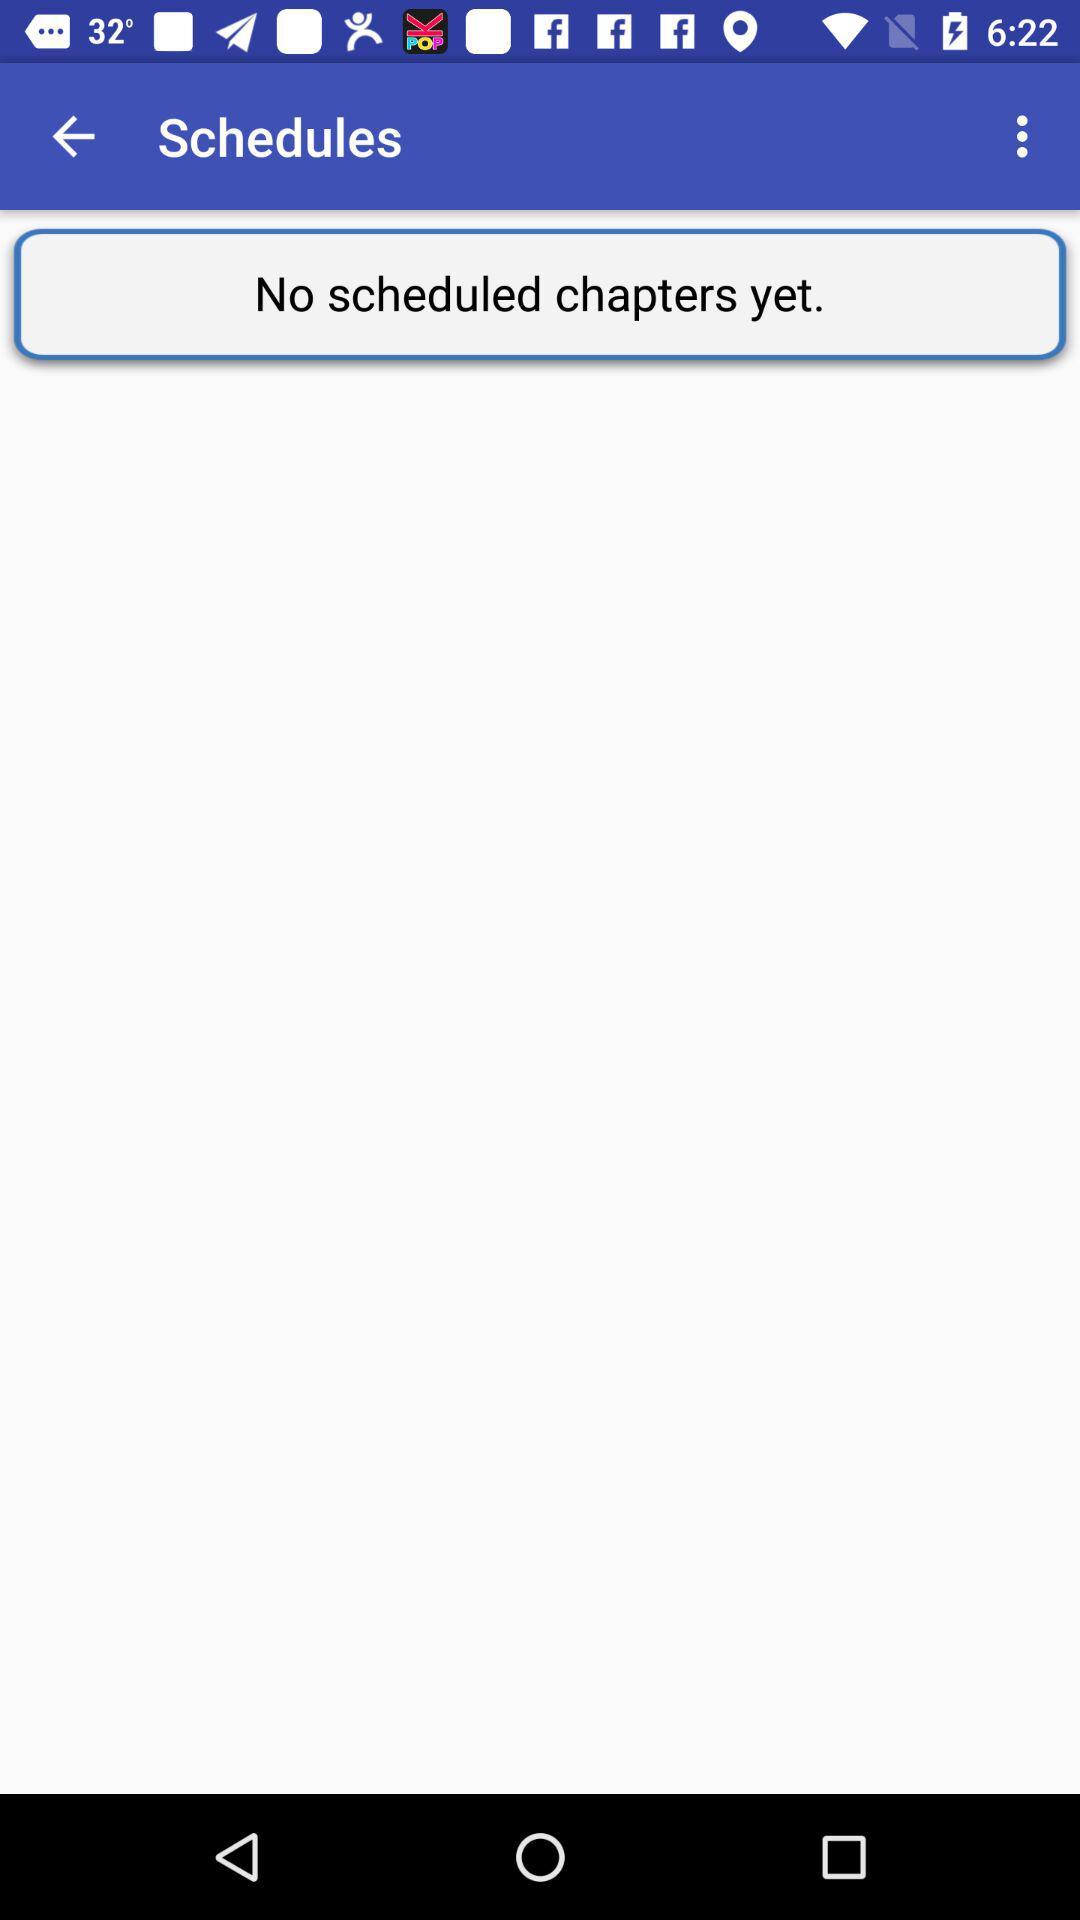 The image size is (1080, 1920). Describe the element at coordinates (1027, 135) in the screenshot. I see `the item at the top right corner` at that location.